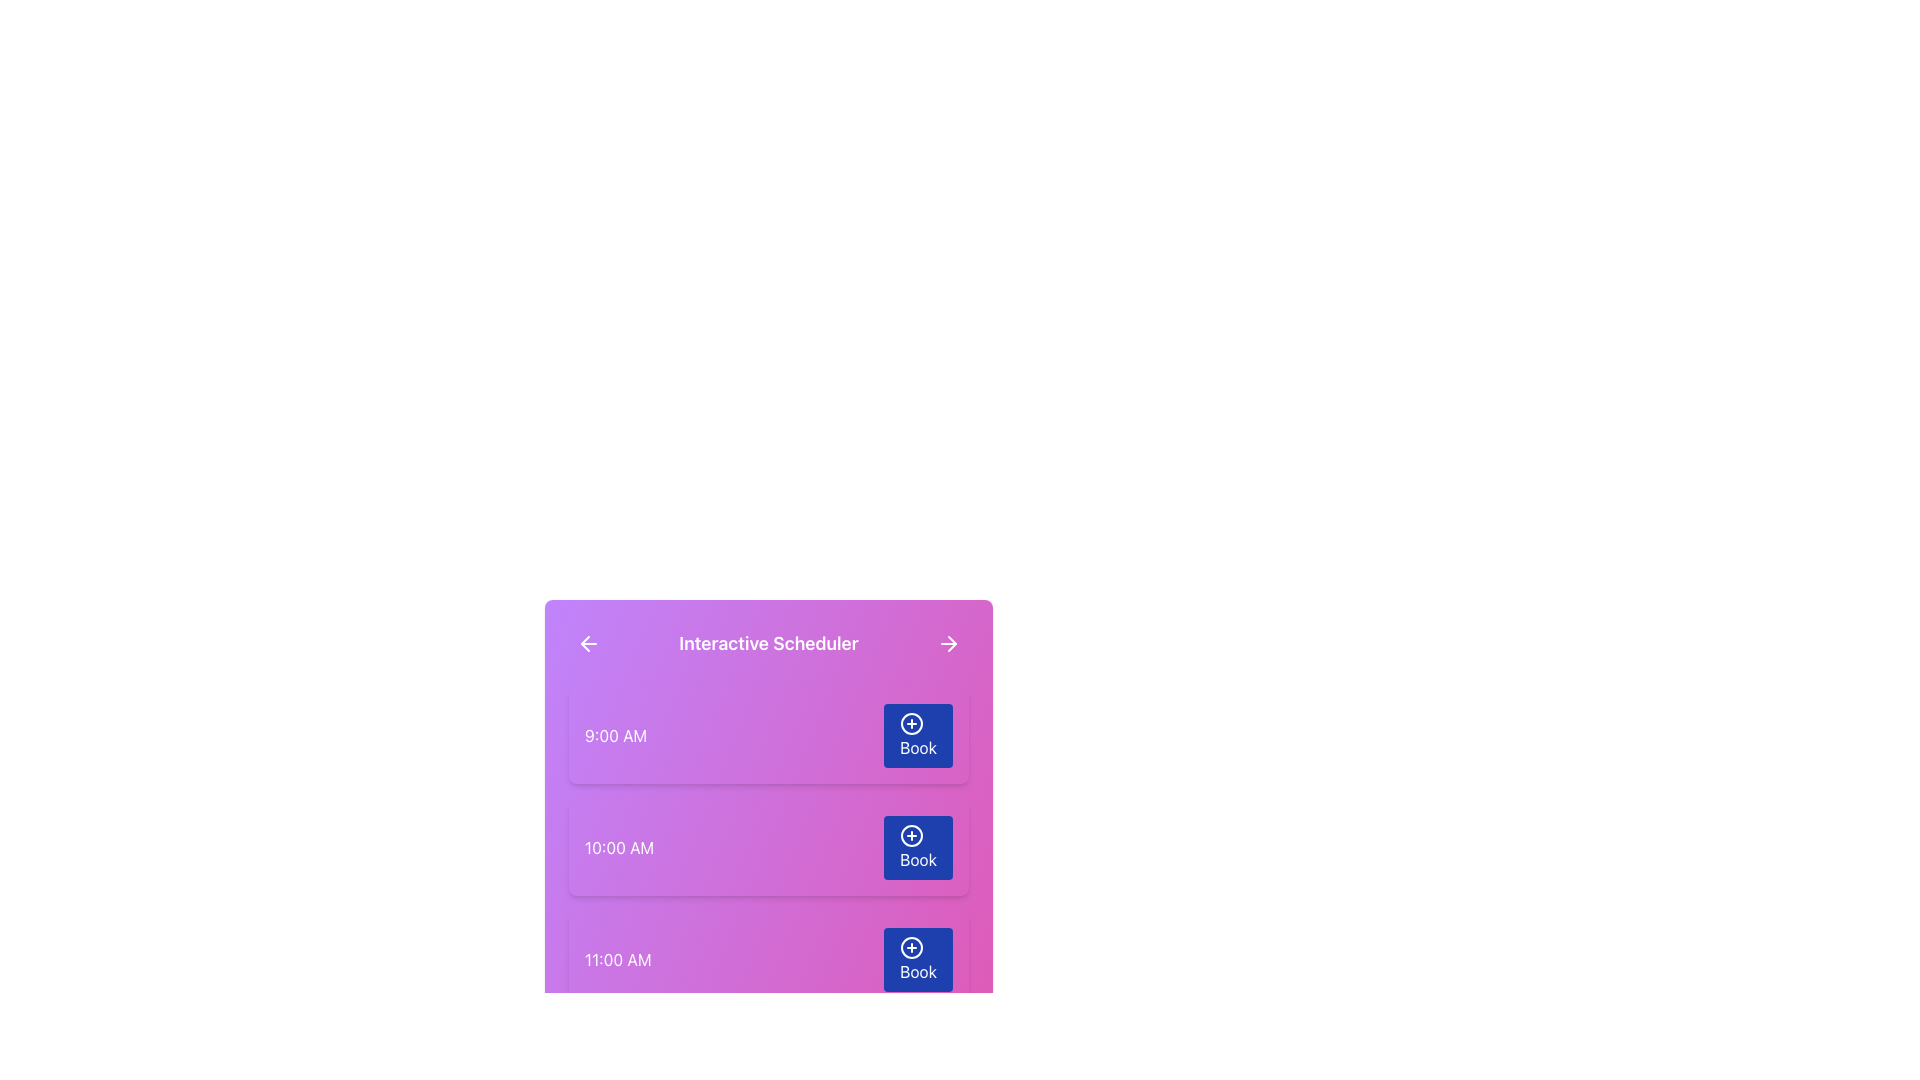  Describe the element at coordinates (911, 947) in the screenshot. I see `the SVG circle element that represents a plus sign, which is part of the 'Book' label and located to the right of the '11:00 AM' time slot` at that location.